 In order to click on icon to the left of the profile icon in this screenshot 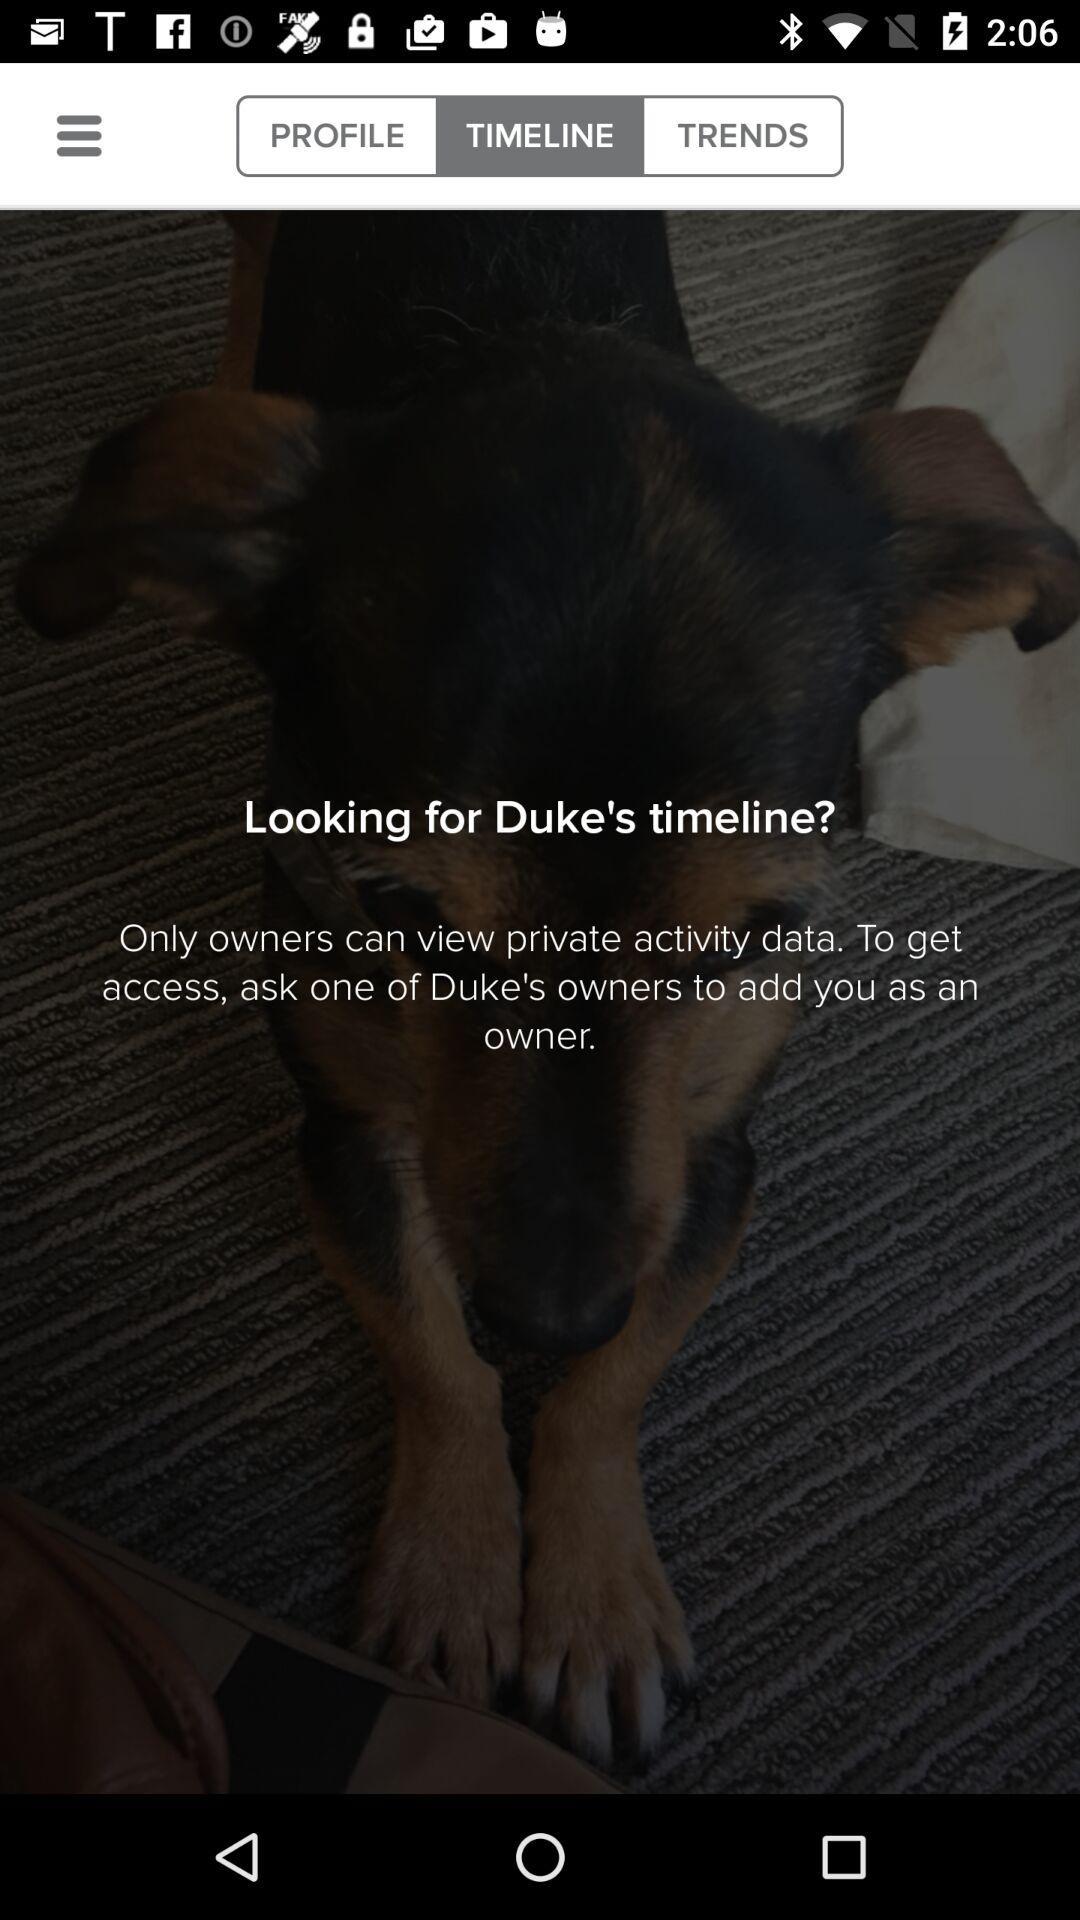, I will do `click(78, 135)`.